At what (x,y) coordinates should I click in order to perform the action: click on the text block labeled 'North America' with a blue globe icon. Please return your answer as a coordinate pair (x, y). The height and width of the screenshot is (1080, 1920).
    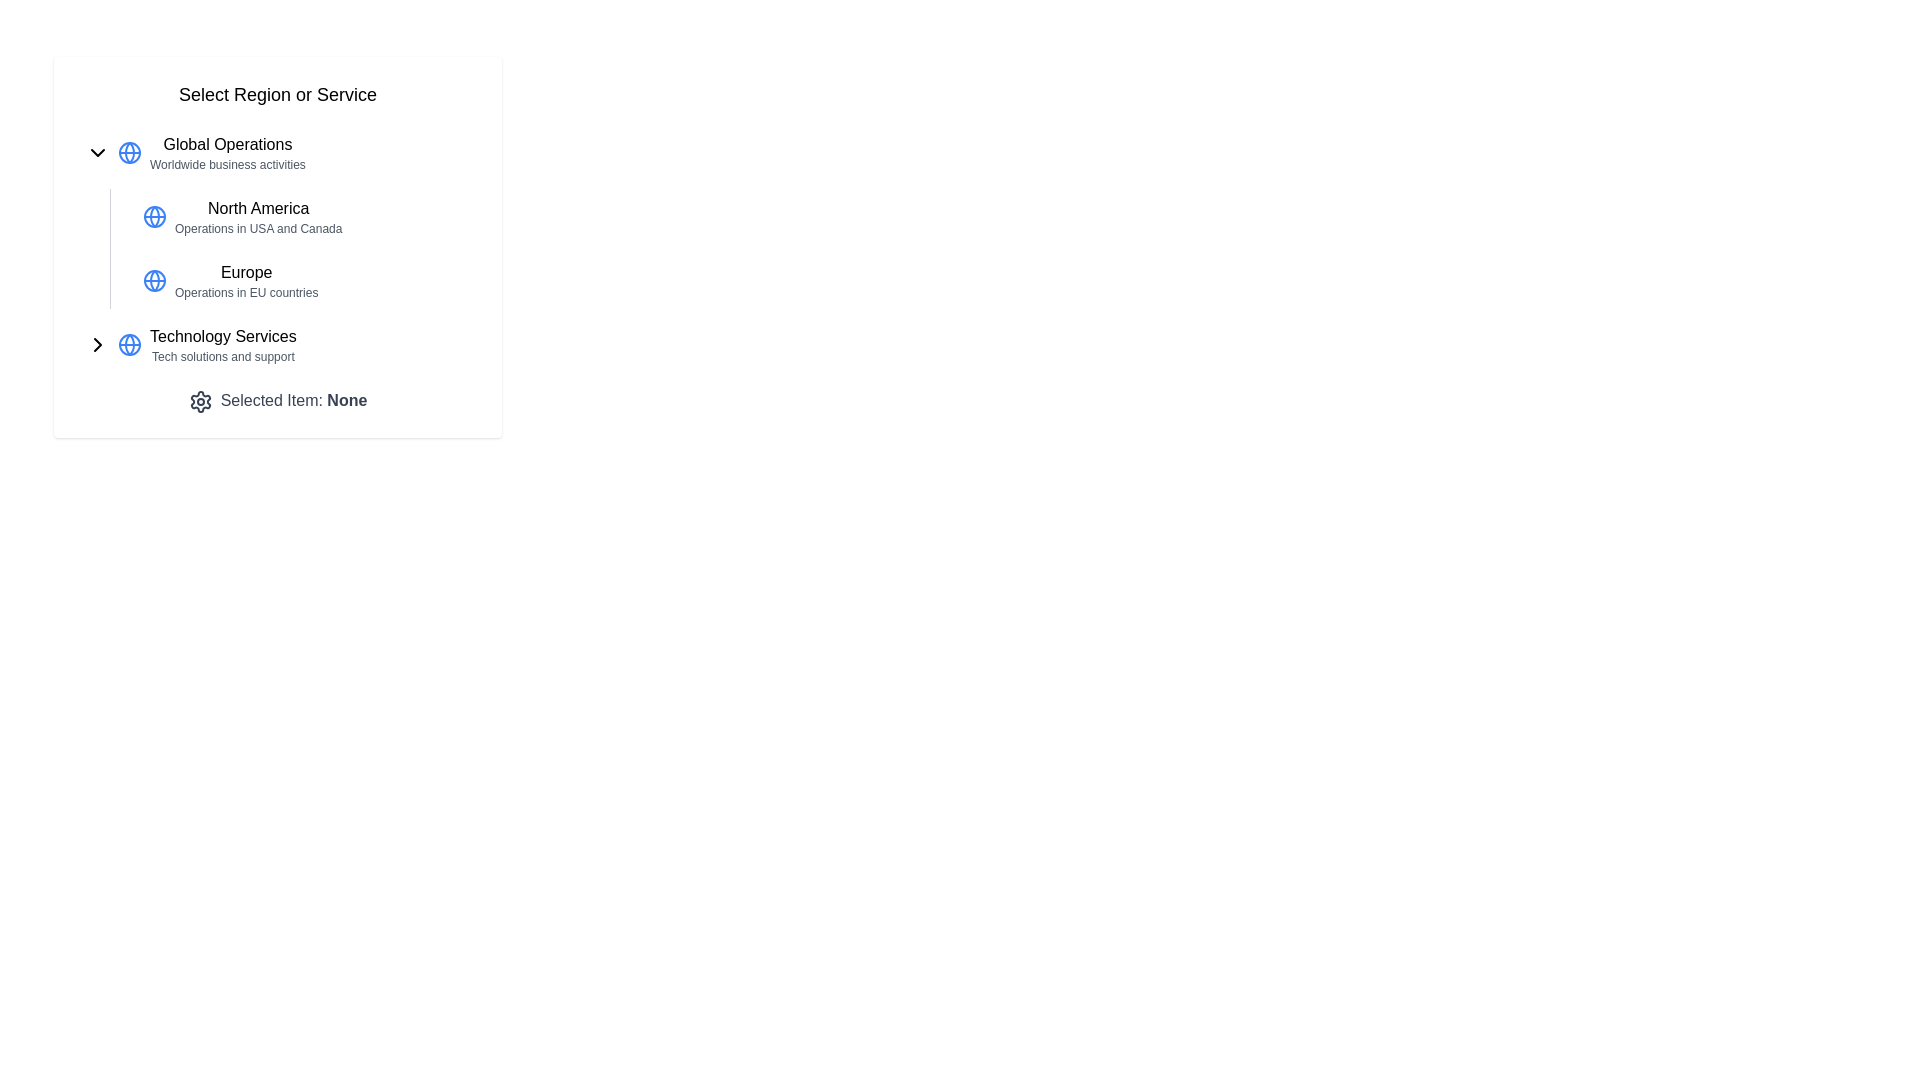
    Looking at the image, I should click on (277, 216).